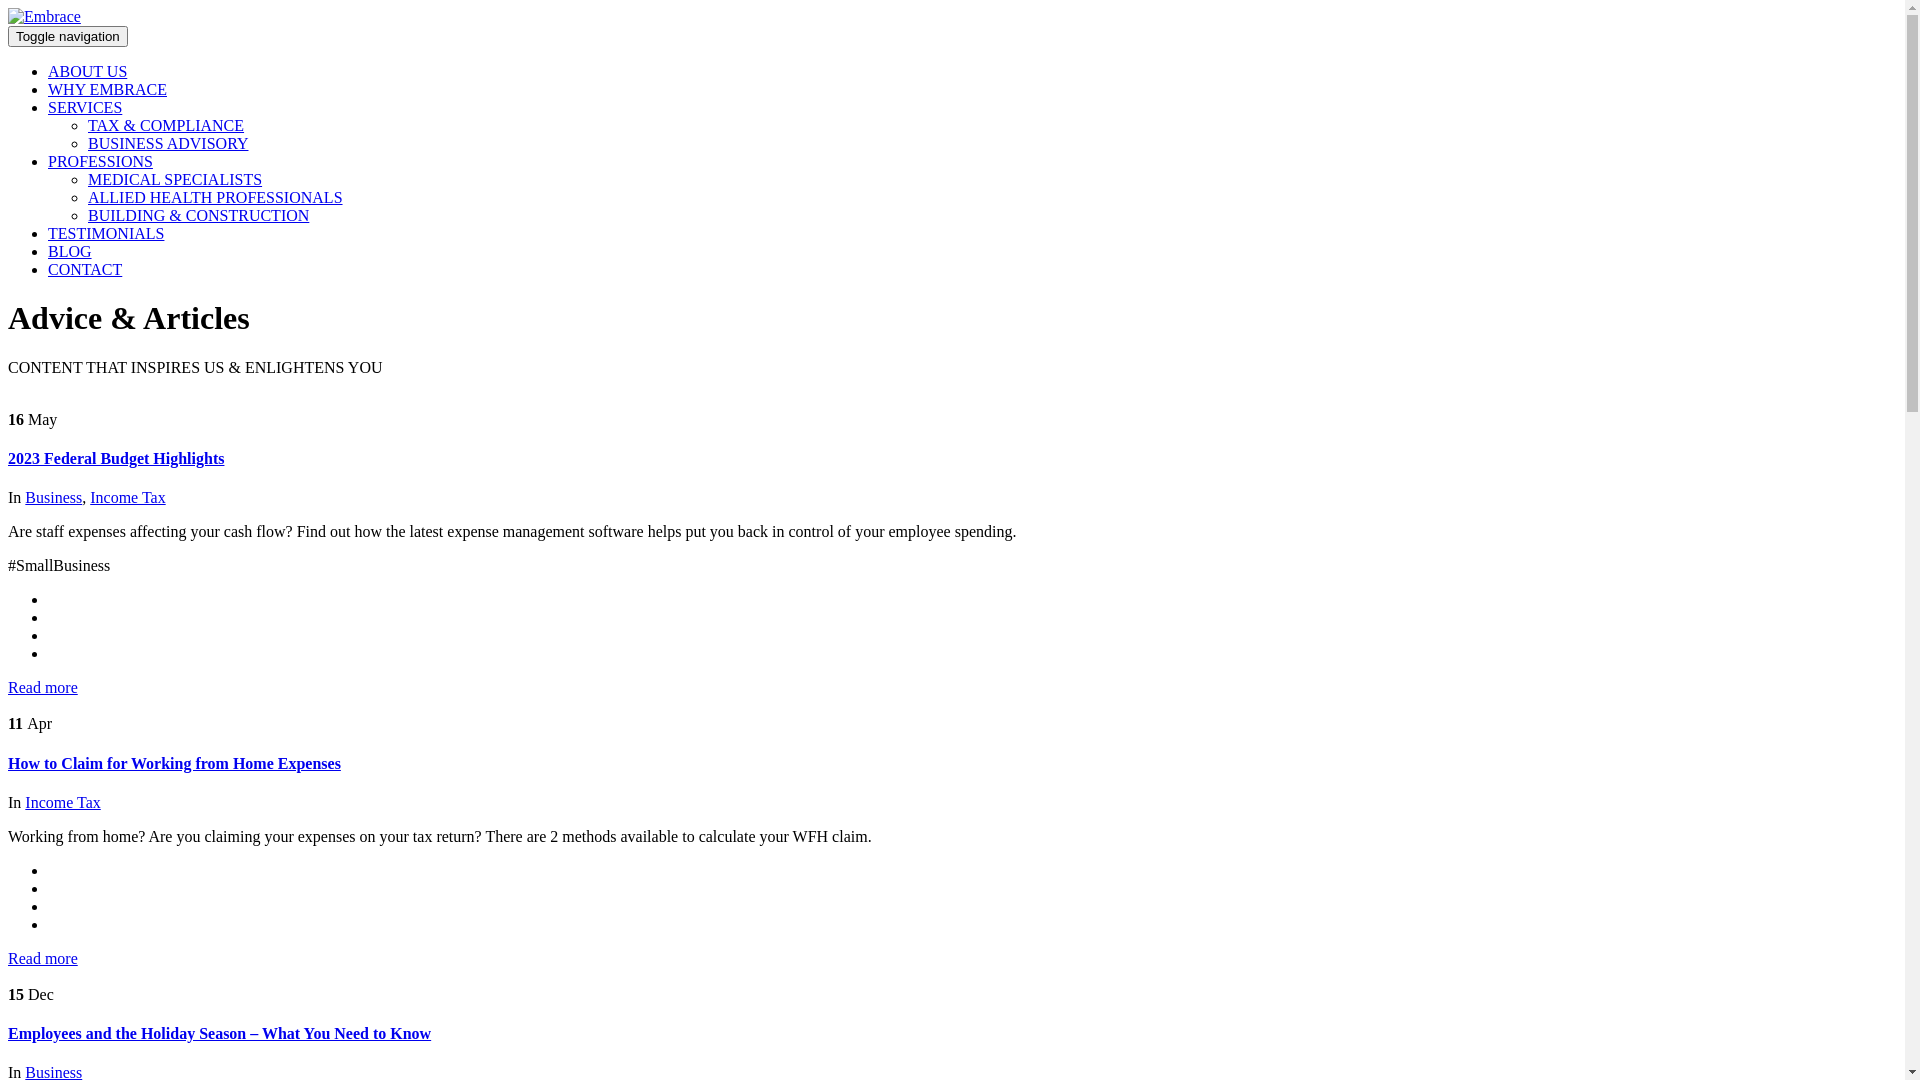 This screenshot has height=1080, width=1920. What do you see at coordinates (114, 458) in the screenshot?
I see `'2023 Federal Budget Highlights'` at bounding box center [114, 458].